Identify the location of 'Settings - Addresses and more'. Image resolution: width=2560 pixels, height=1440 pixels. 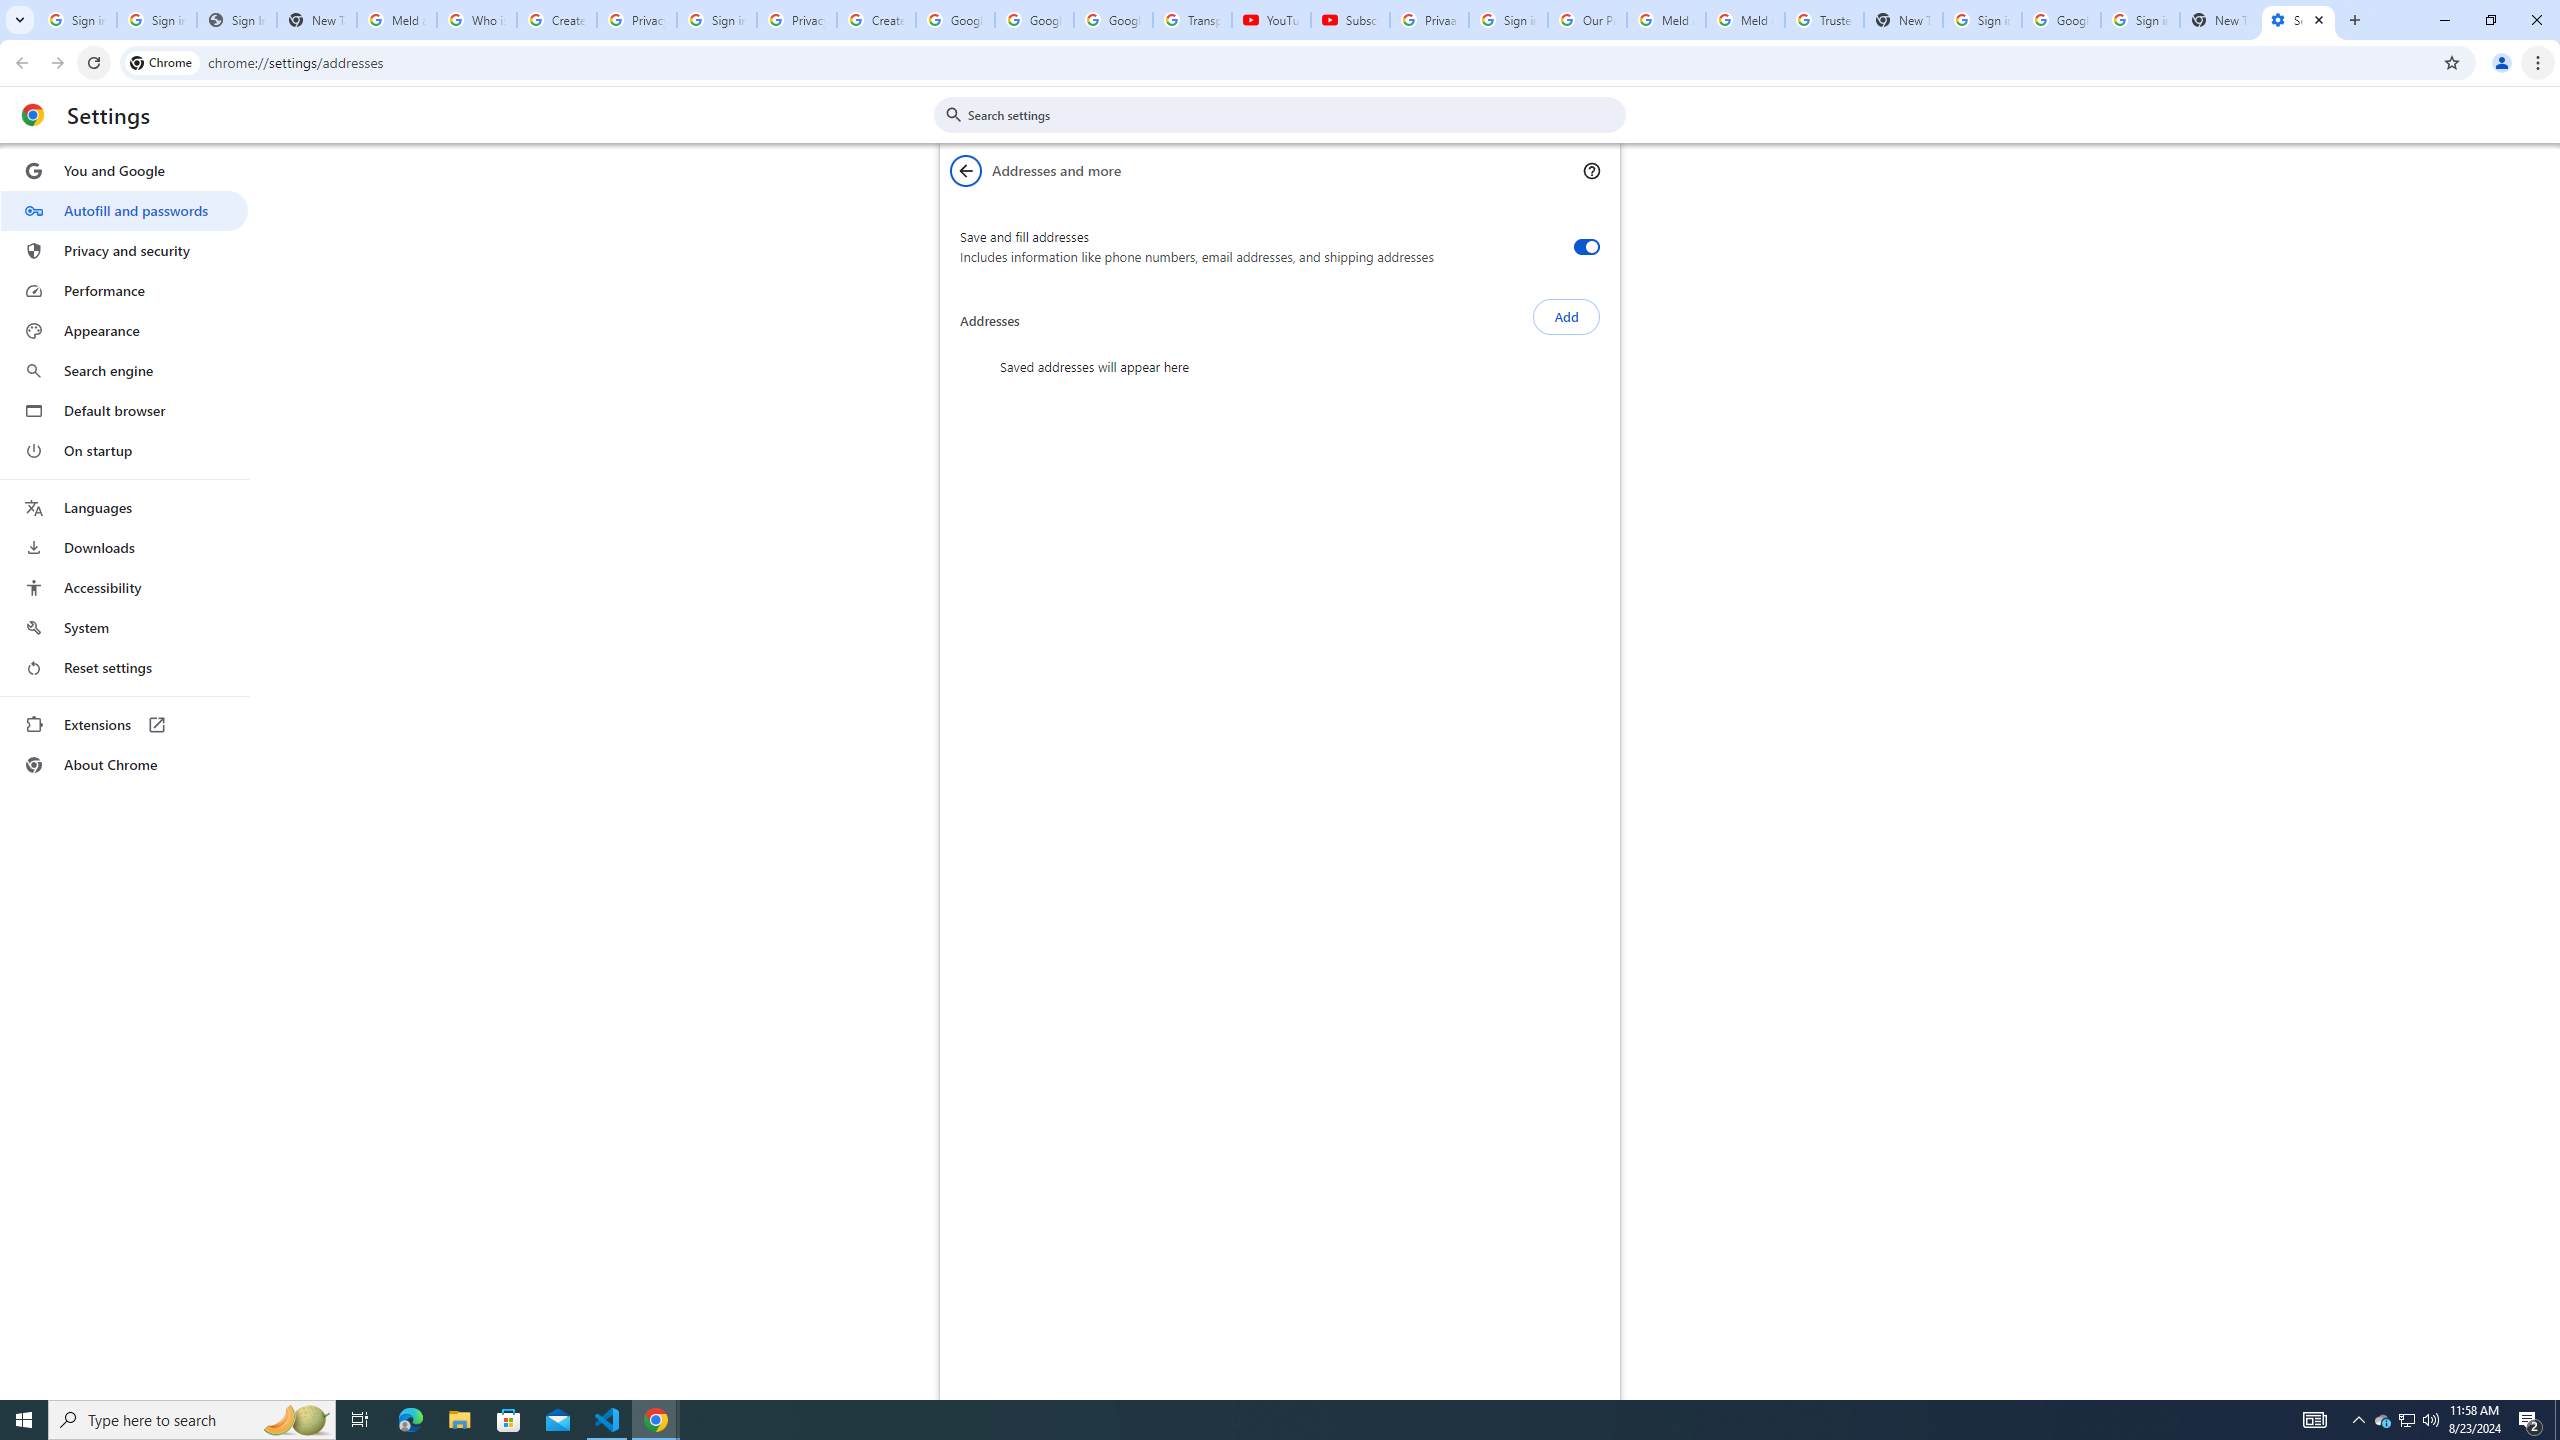
(2298, 19).